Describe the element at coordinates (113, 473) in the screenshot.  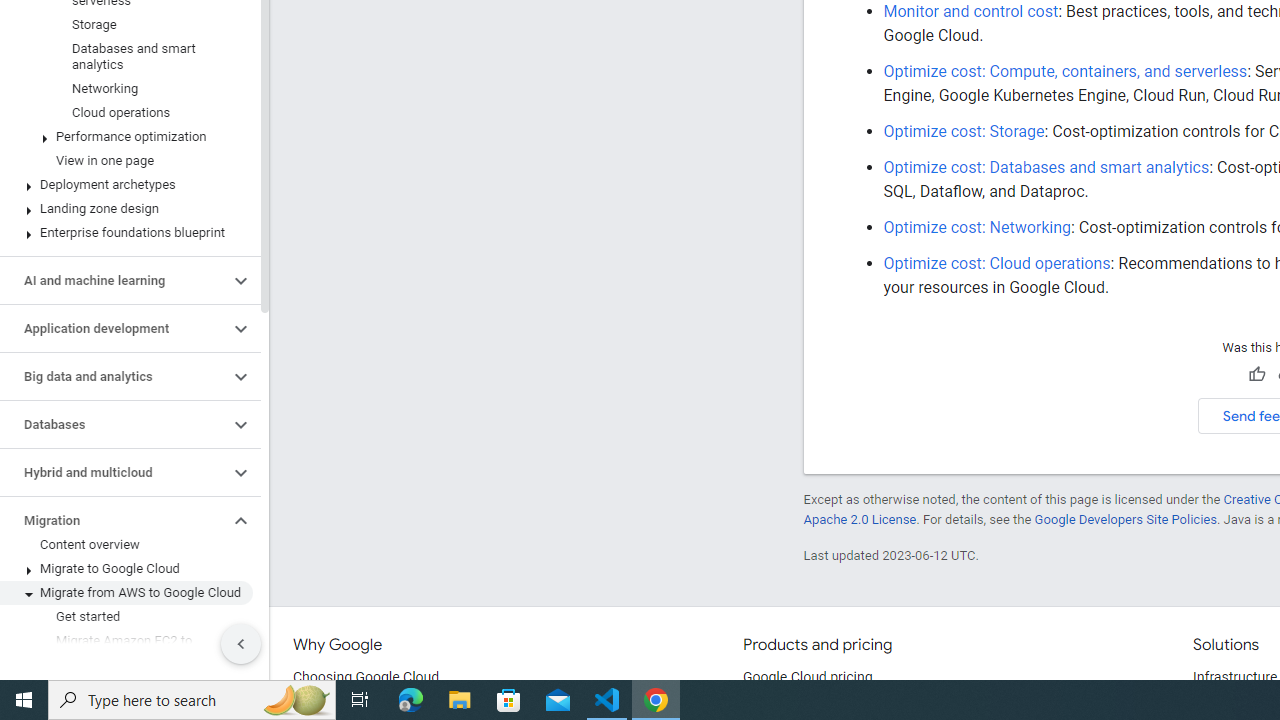
I see `'Hybrid and multicloud'` at that location.